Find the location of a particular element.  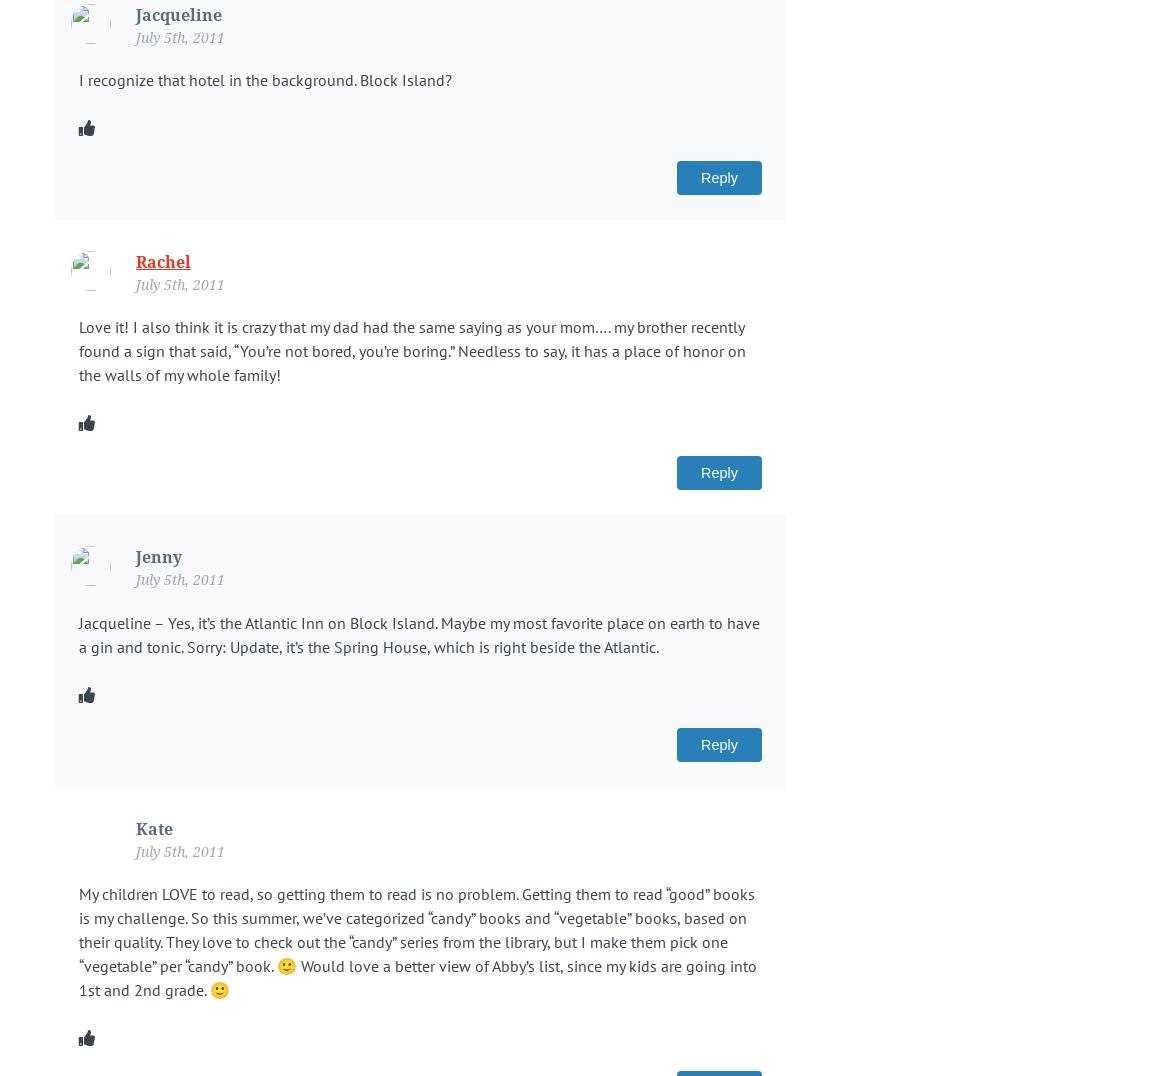

'Jenny' is located at coordinates (158, 556).